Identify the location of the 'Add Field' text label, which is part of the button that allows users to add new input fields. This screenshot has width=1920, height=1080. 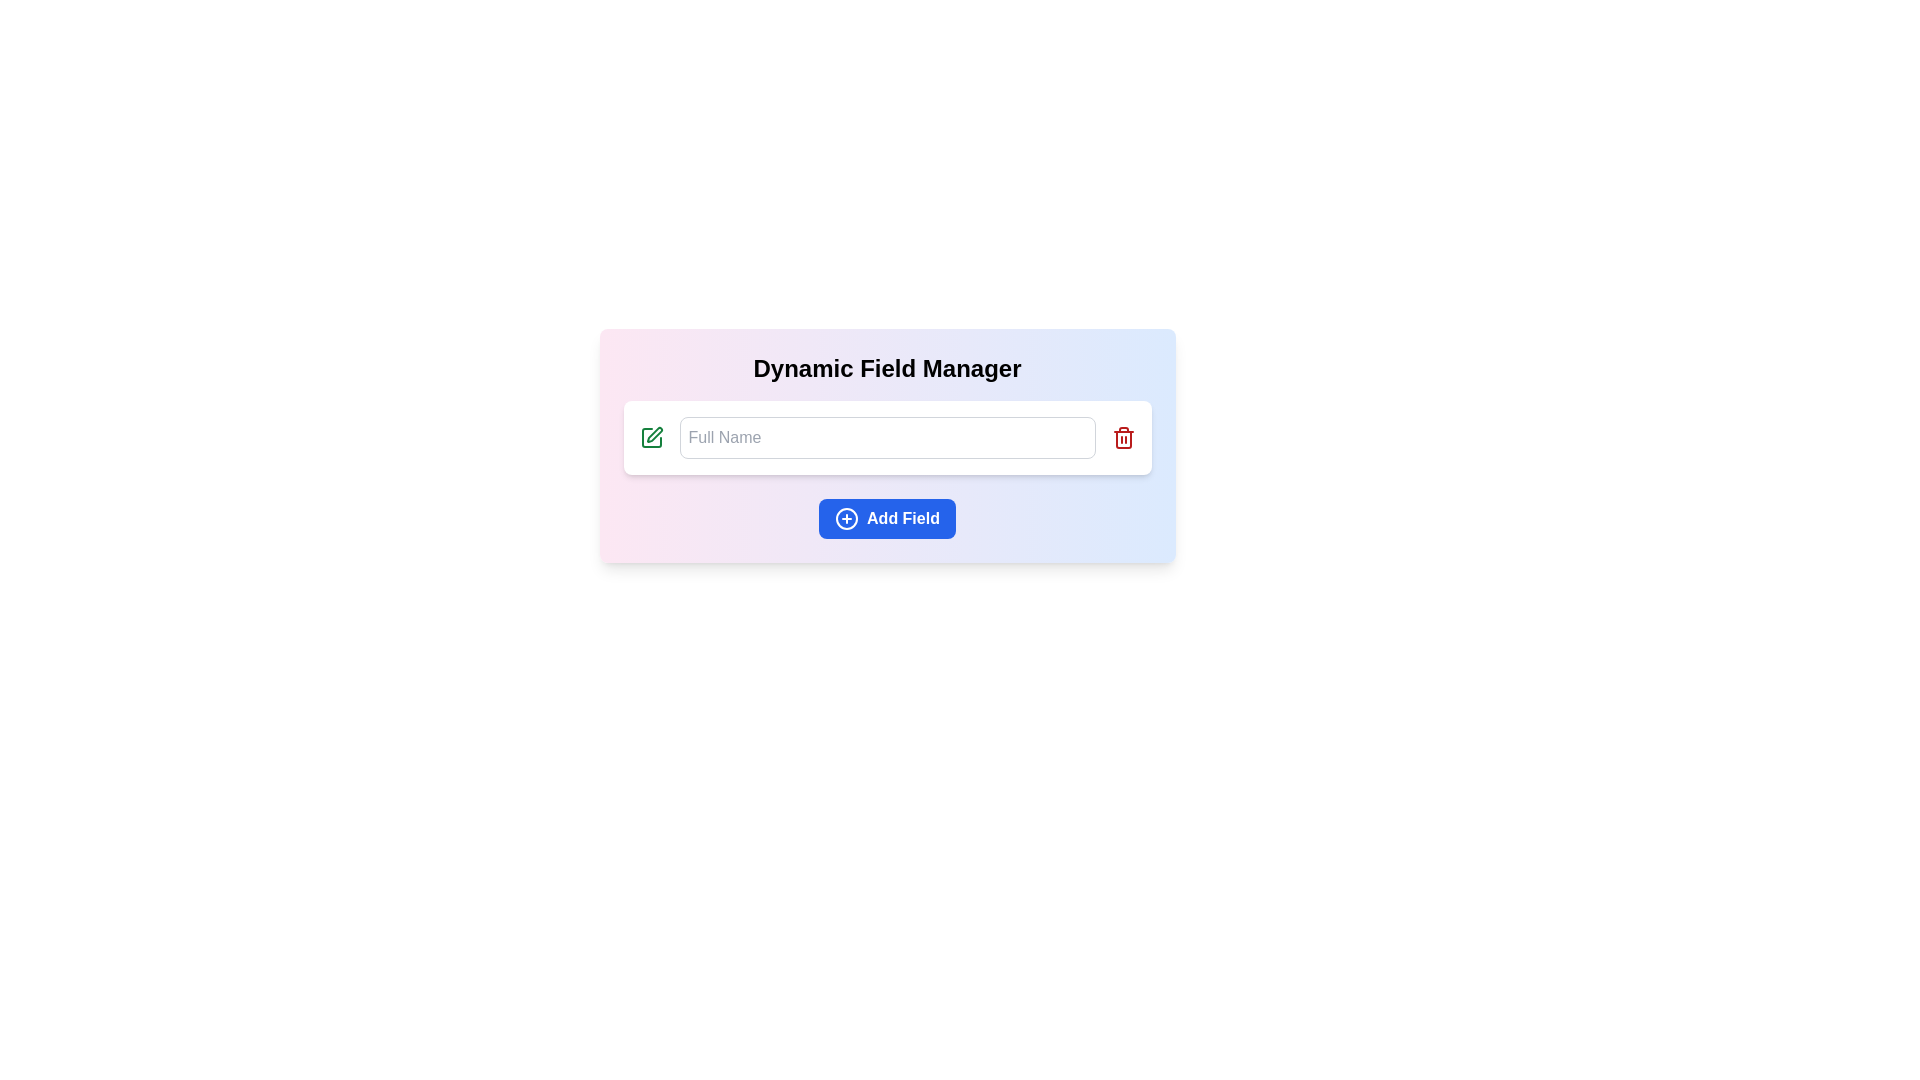
(902, 518).